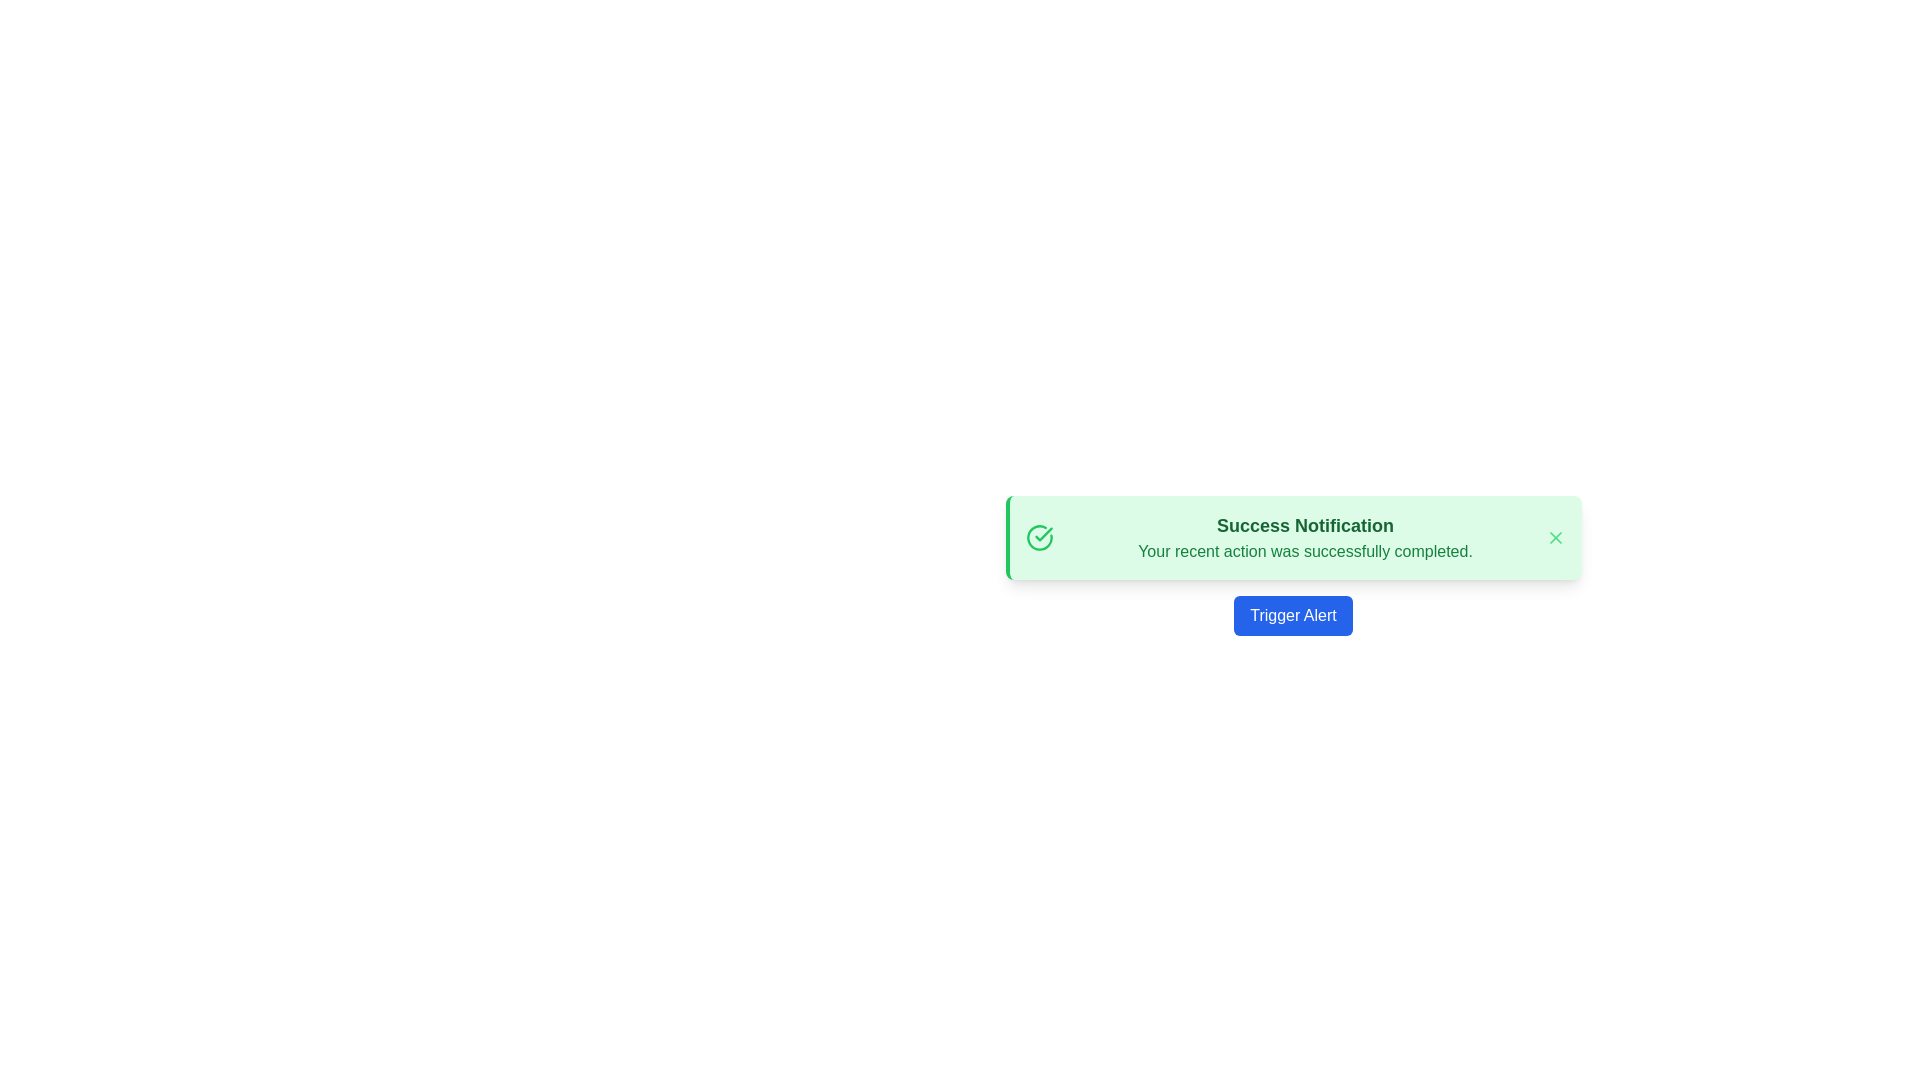 Image resolution: width=1920 pixels, height=1080 pixels. Describe the element at coordinates (1295, 536) in the screenshot. I see `the green-themed notification panel titled 'Success Notification' with the subtitle 'Your recent action was successfully completed.'` at that location.